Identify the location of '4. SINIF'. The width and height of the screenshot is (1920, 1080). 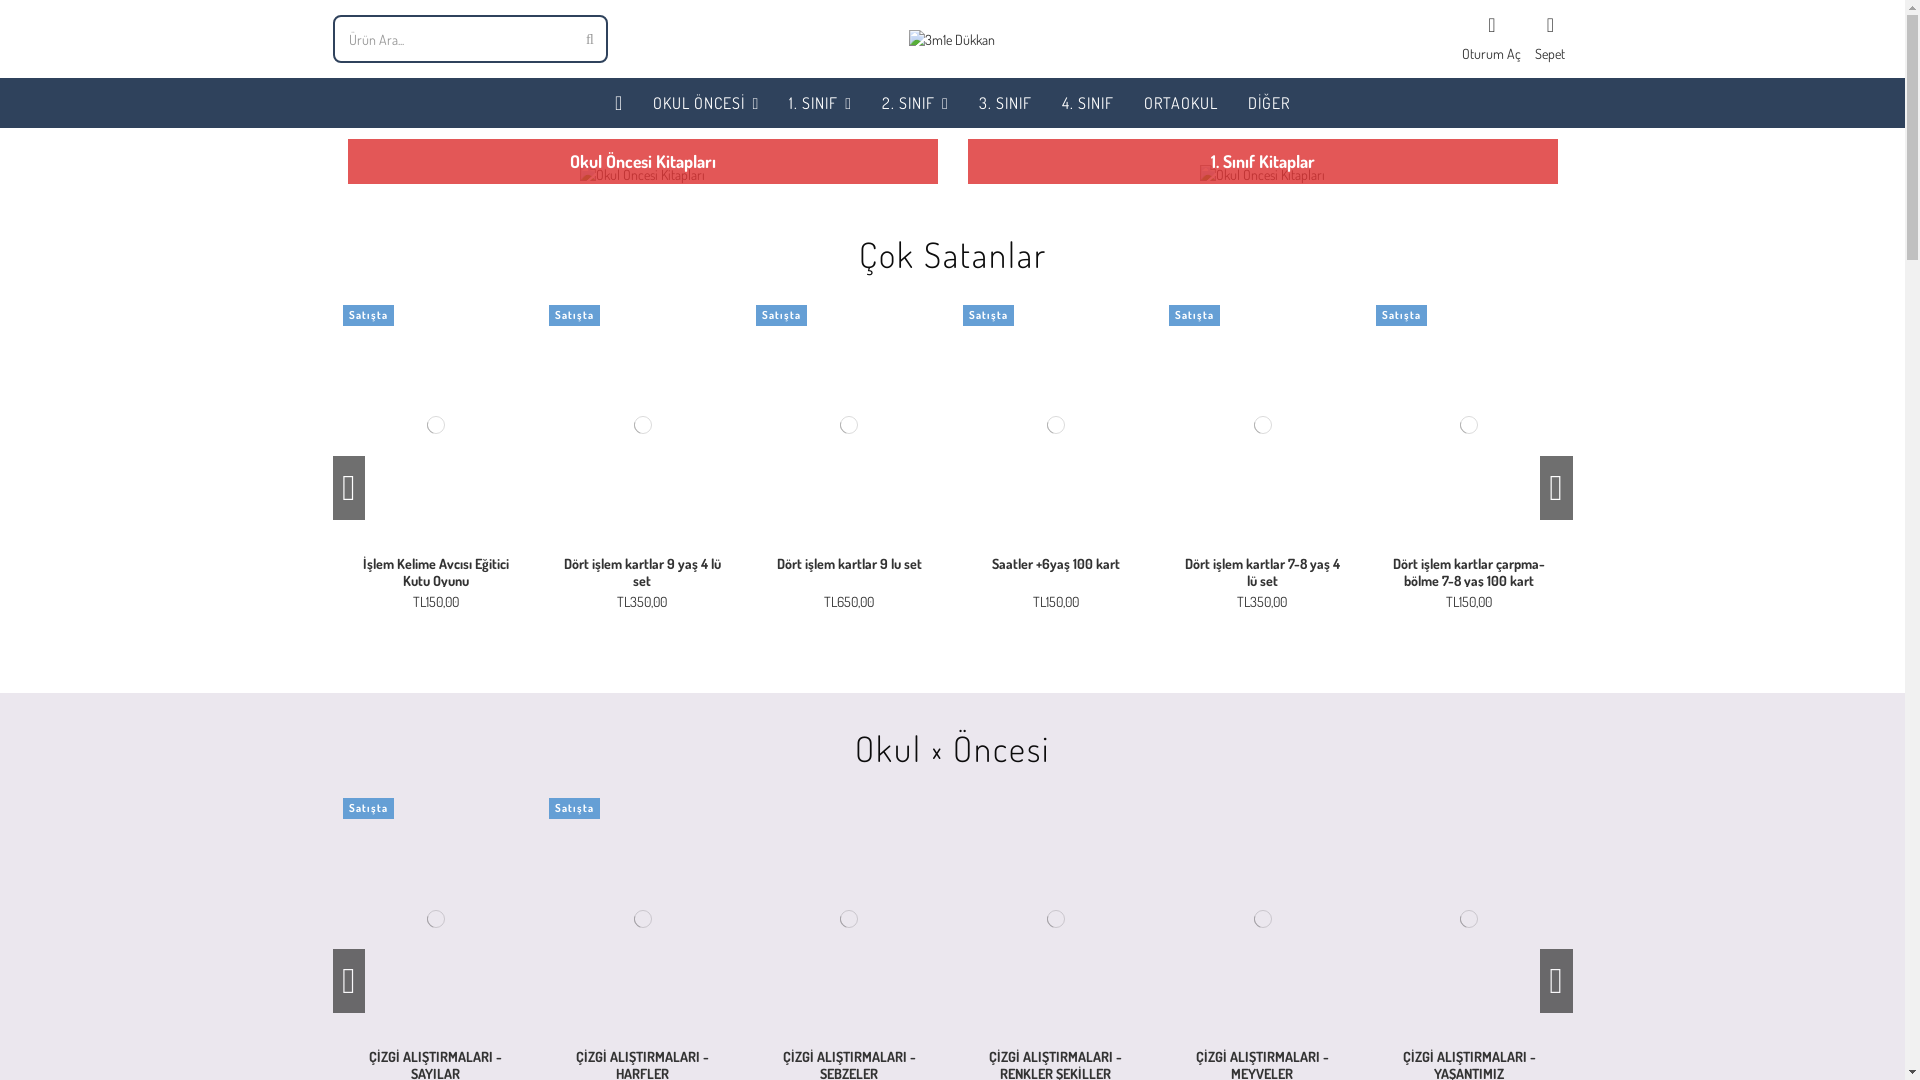
(1087, 103).